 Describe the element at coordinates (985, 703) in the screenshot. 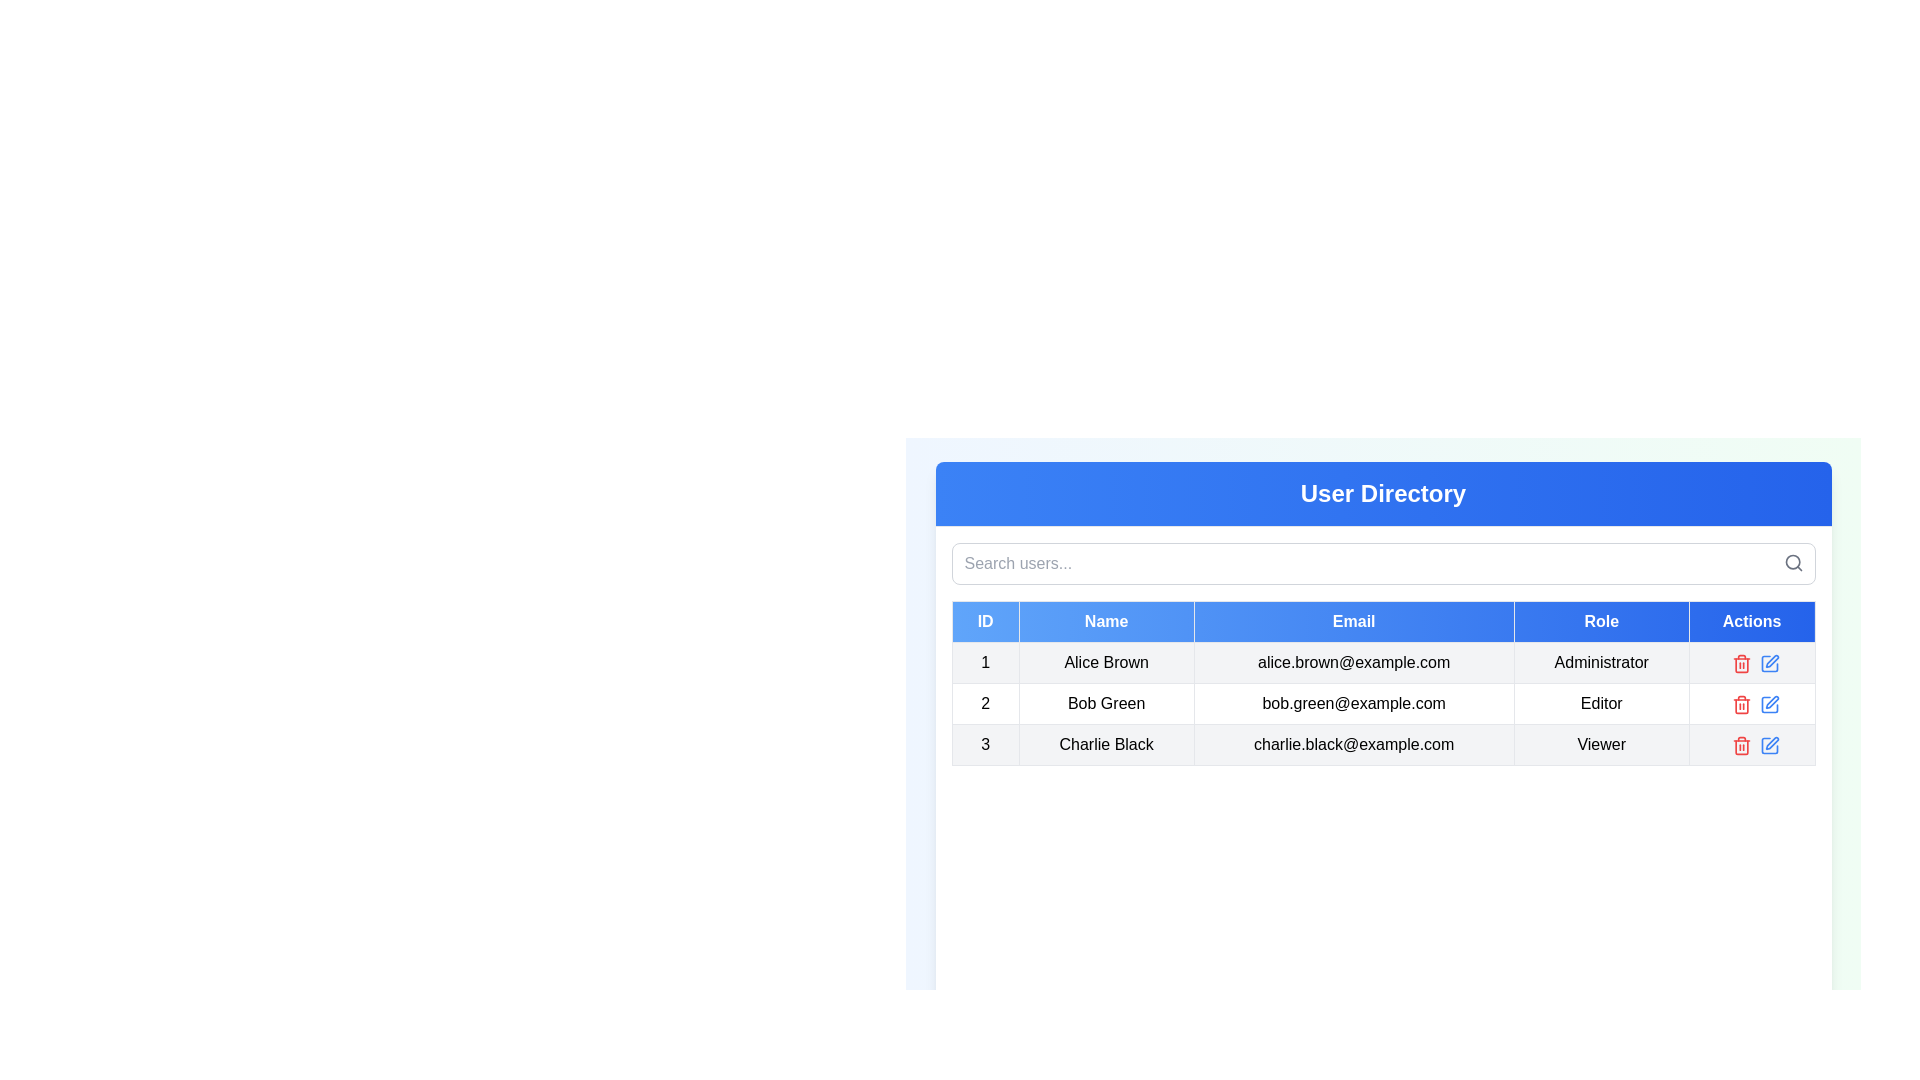

I see `text content of the table cell in the first column labeled 'ID' which contains the number '2'` at that location.